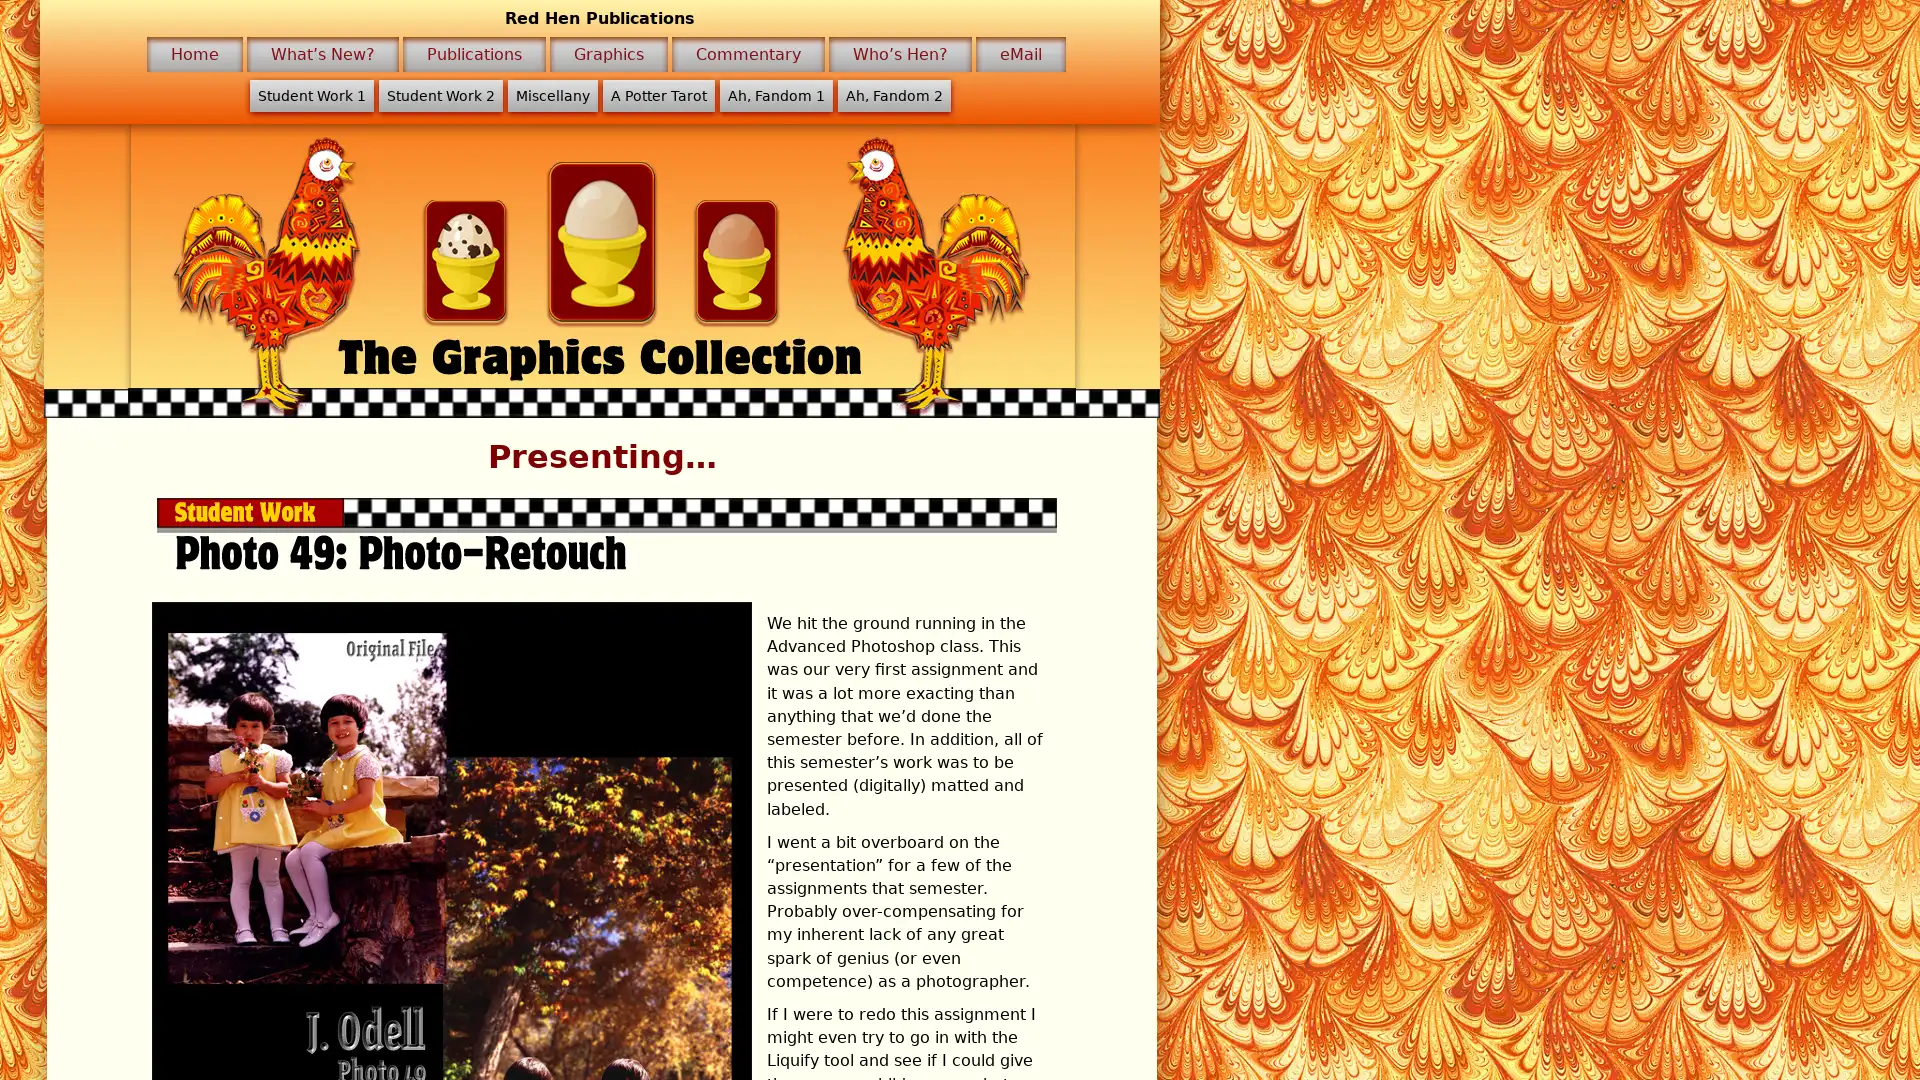 Image resolution: width=1920 pixels, height=1080 pixels. I want to click on Ah, Fandom 1, so click(774, 96).